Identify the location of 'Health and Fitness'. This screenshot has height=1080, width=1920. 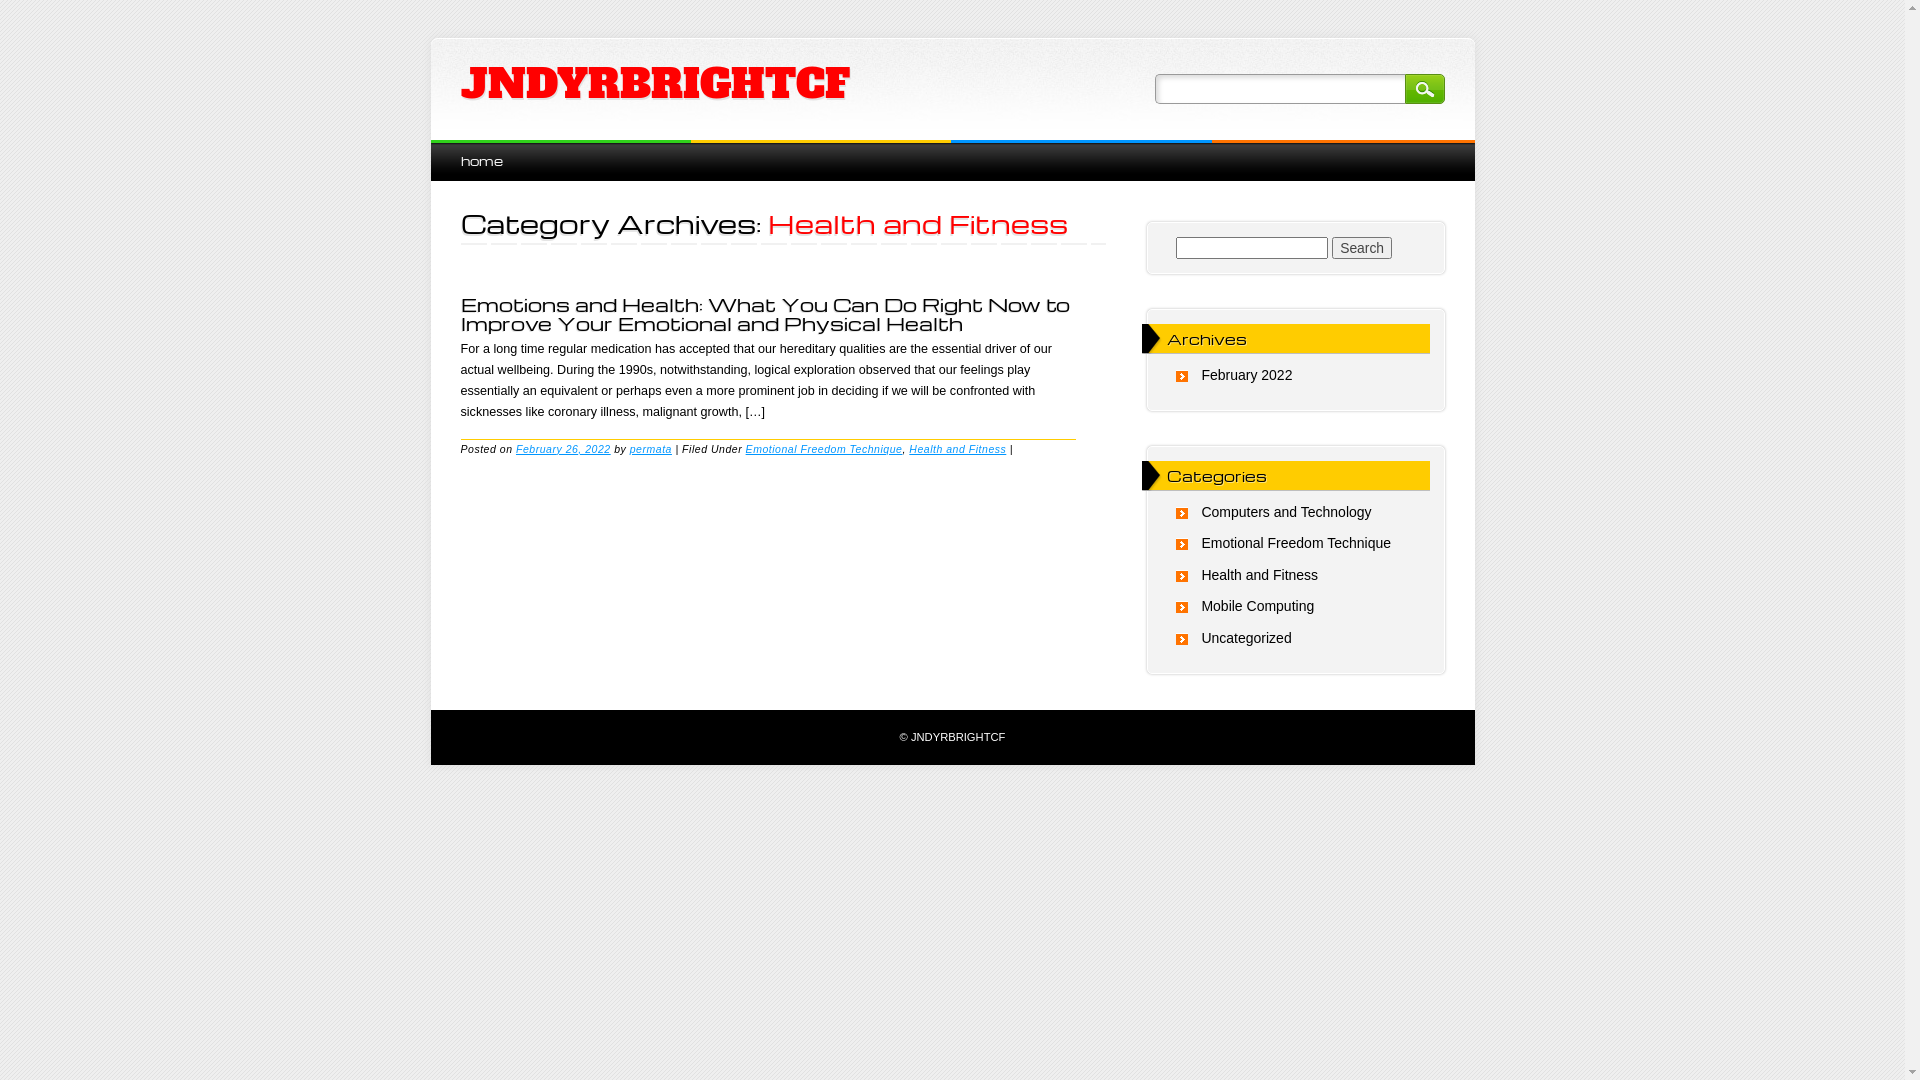
(956, 446).